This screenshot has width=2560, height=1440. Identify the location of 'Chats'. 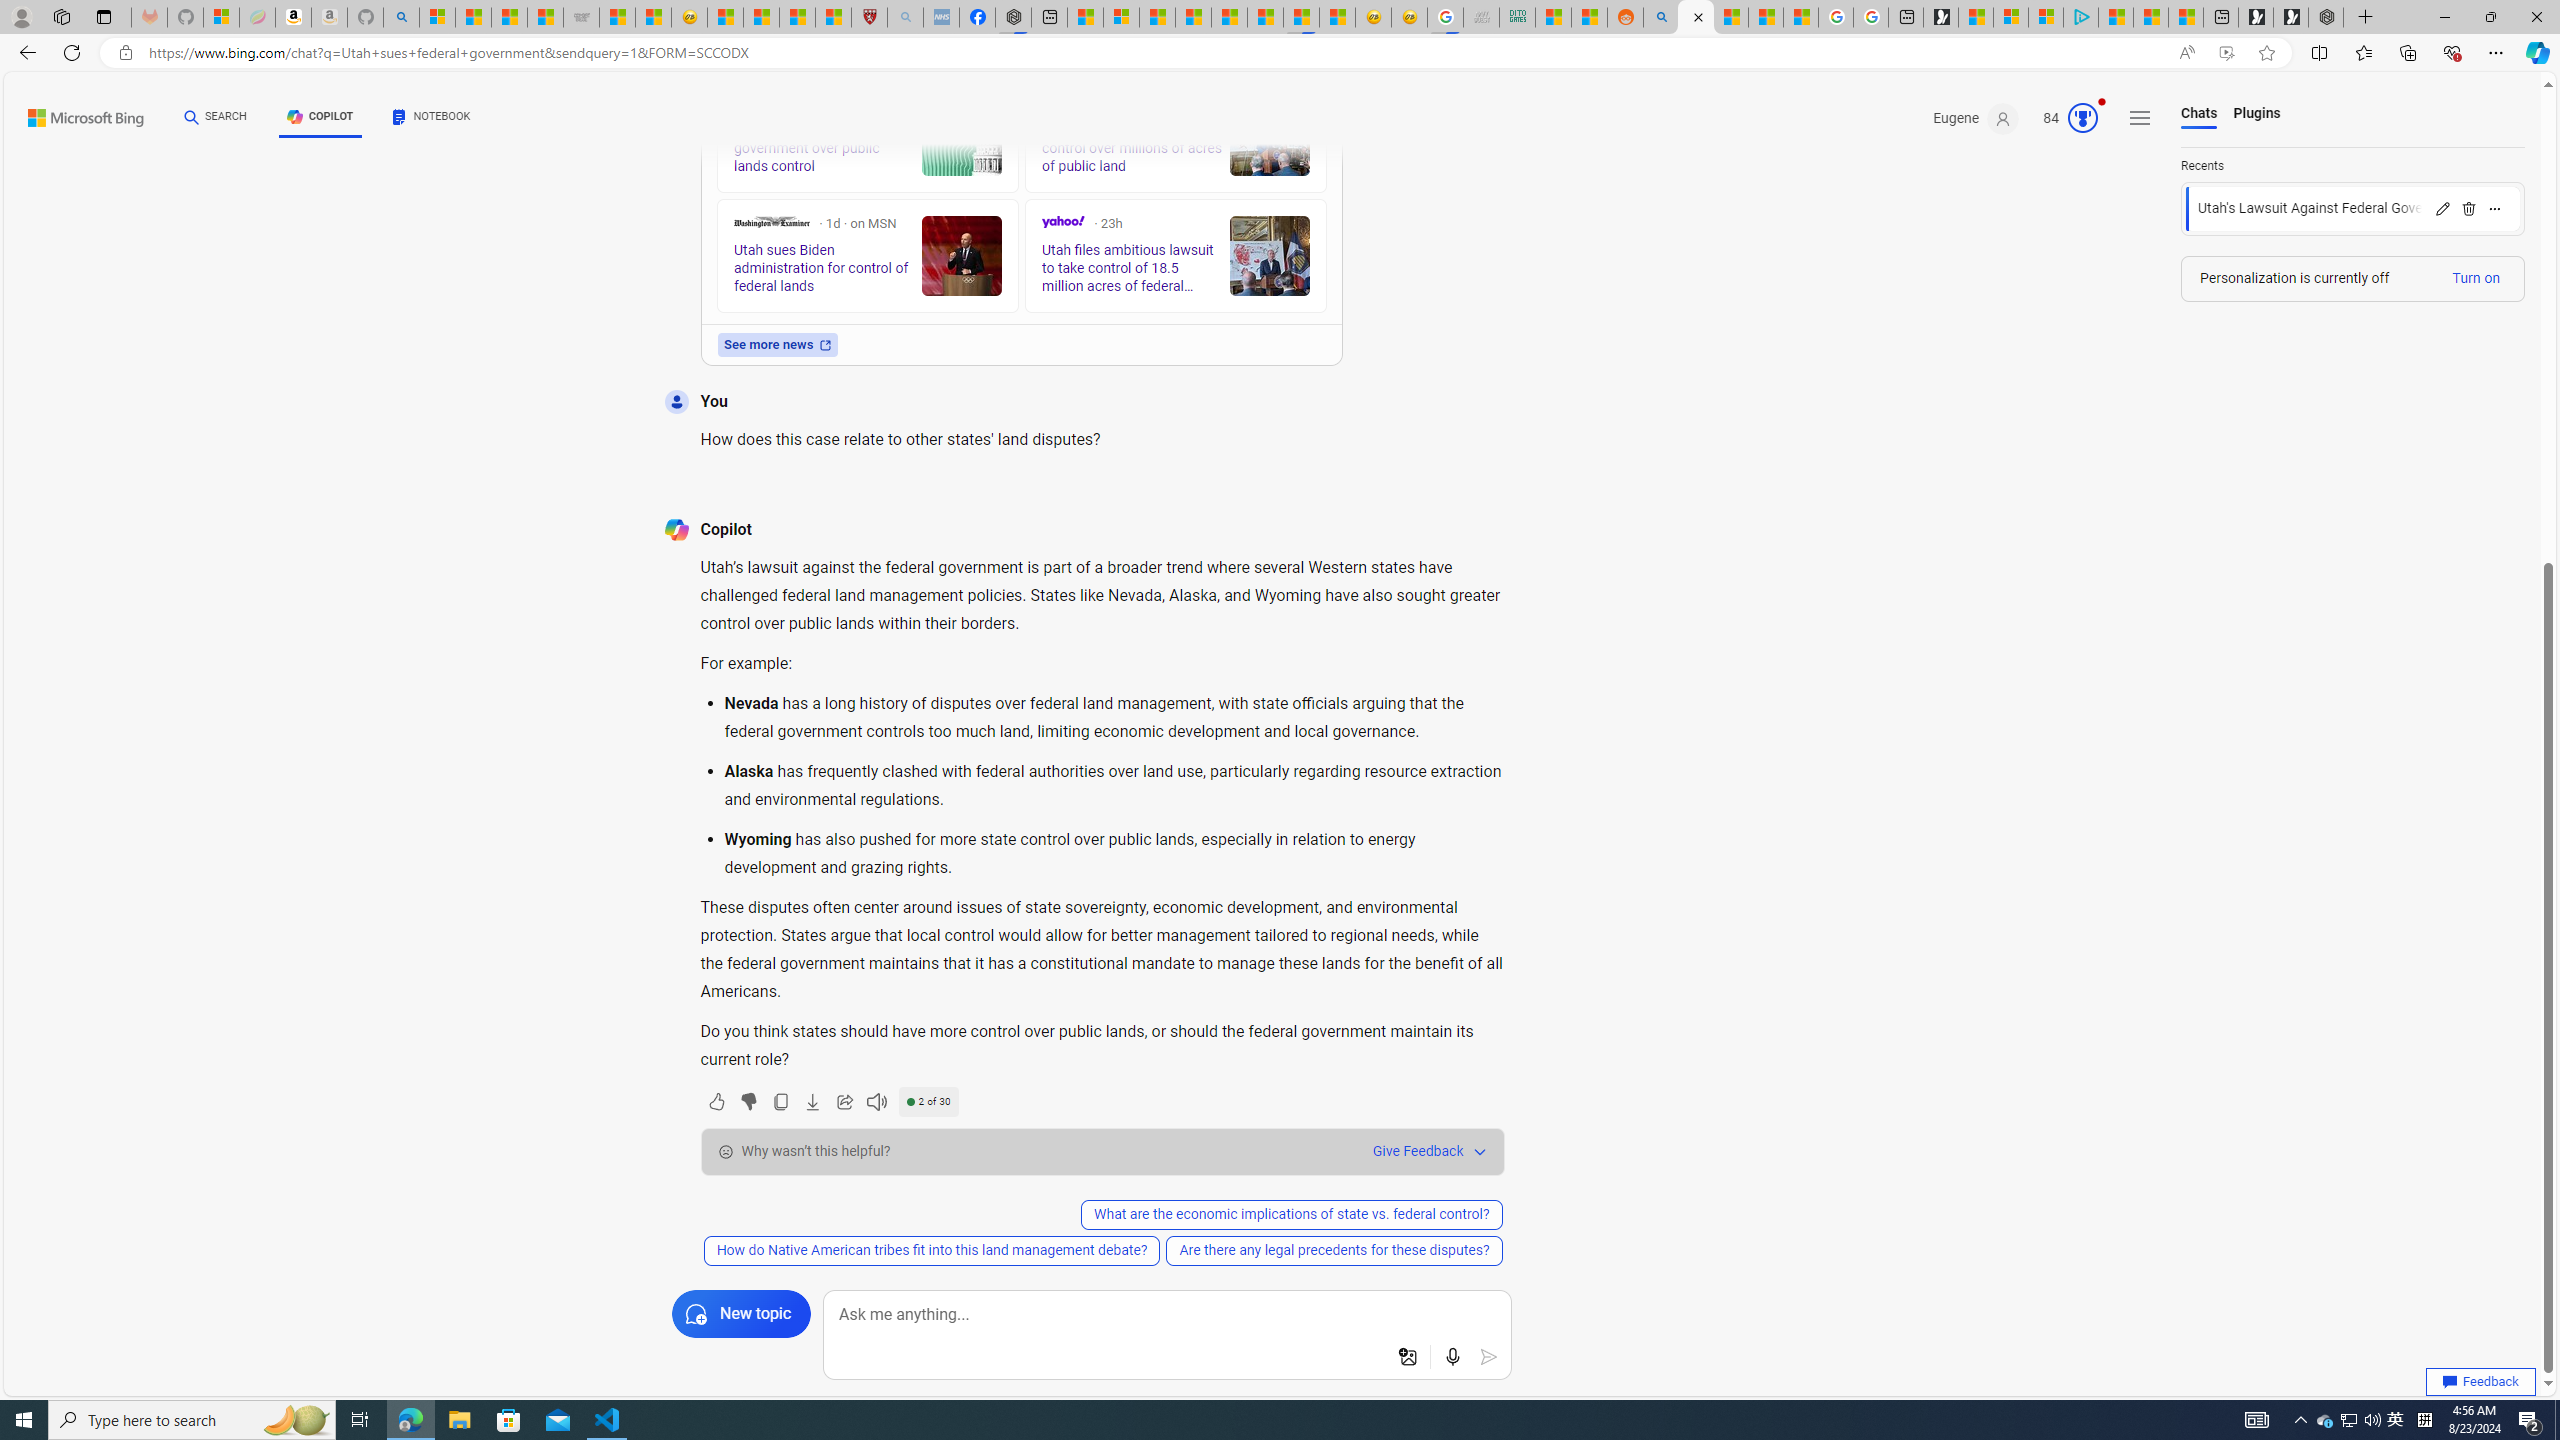
(2198, 114).